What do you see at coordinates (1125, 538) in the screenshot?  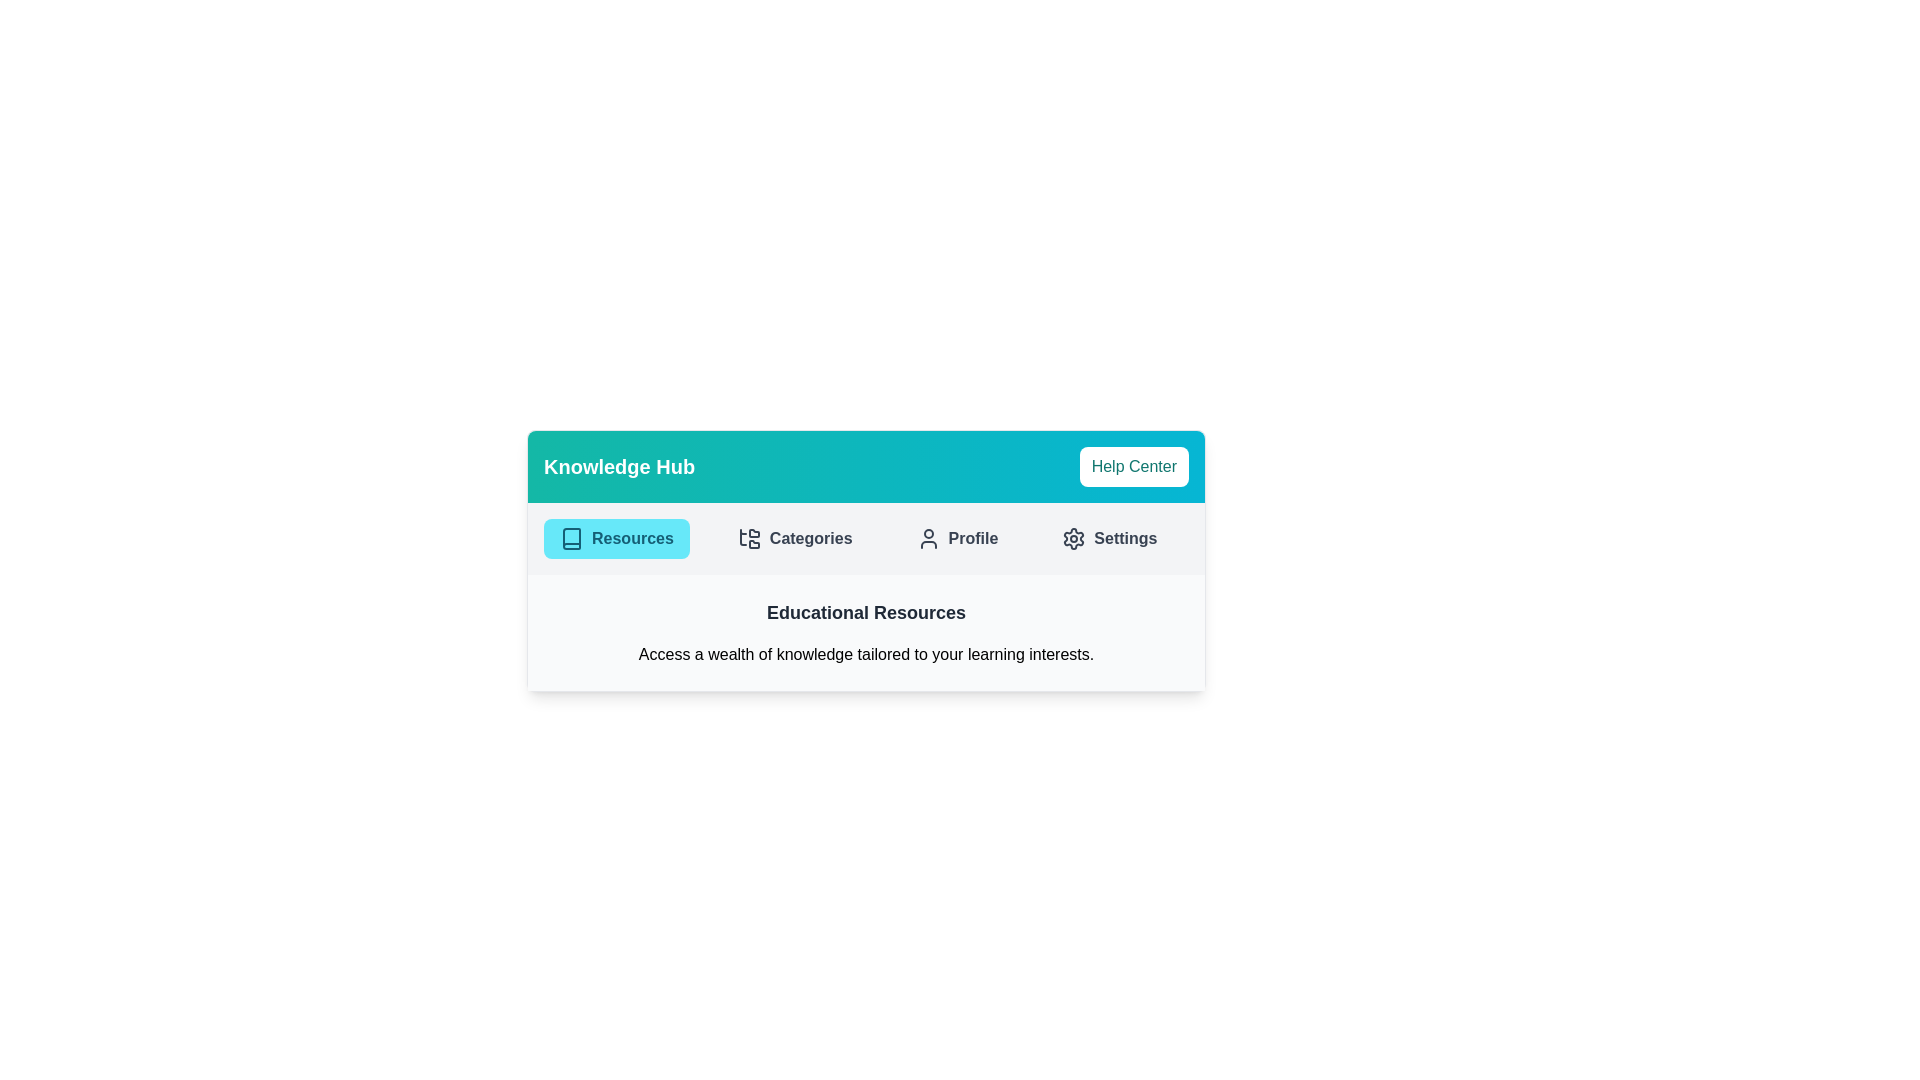 I see `the 'Settings' button located in the far right of the horizontal navigation menu` at bounding box center [1125, 538].